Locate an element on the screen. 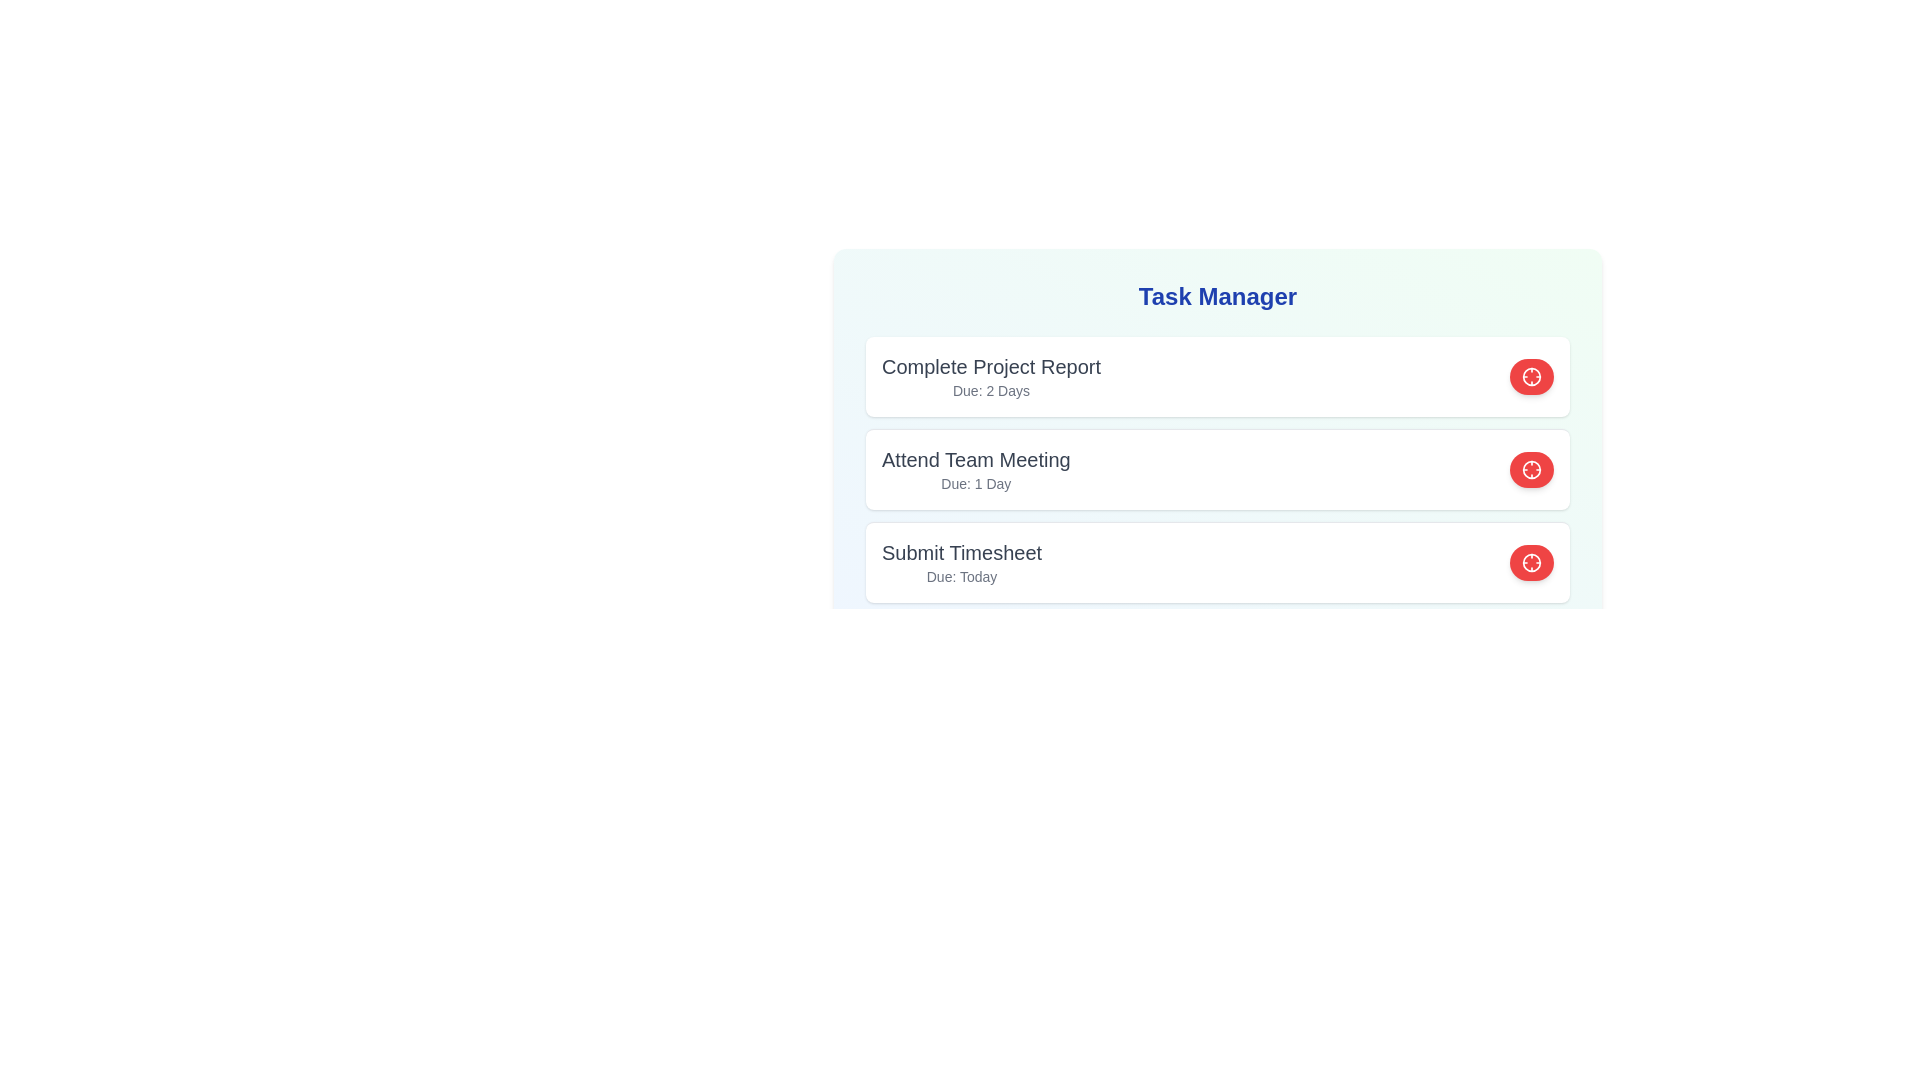  the first task block labeled 'Complete Project Report' with a due date 'Due: 2 Days' and a red circular action button is located at coordinates (1217, 377).